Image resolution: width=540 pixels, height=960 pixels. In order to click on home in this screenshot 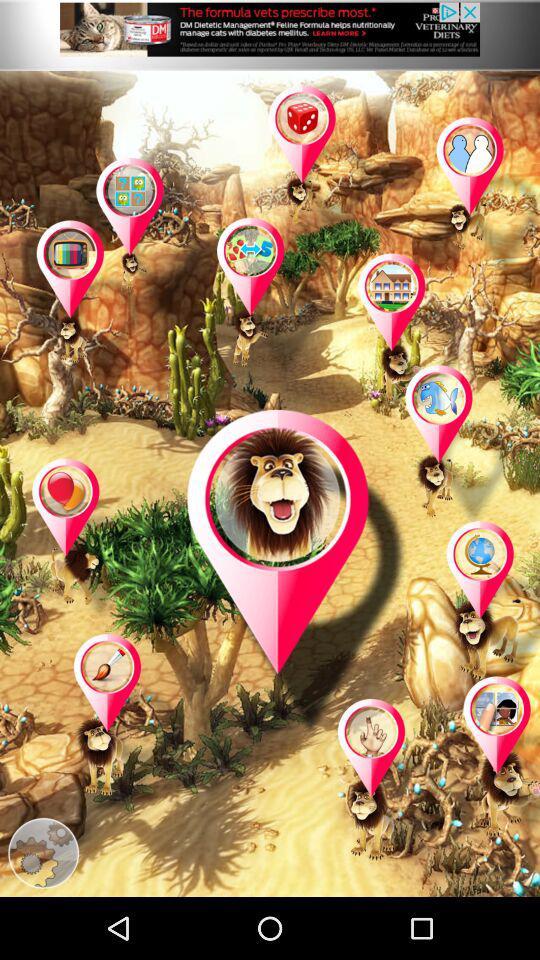, I will do `click(411, 335)`.